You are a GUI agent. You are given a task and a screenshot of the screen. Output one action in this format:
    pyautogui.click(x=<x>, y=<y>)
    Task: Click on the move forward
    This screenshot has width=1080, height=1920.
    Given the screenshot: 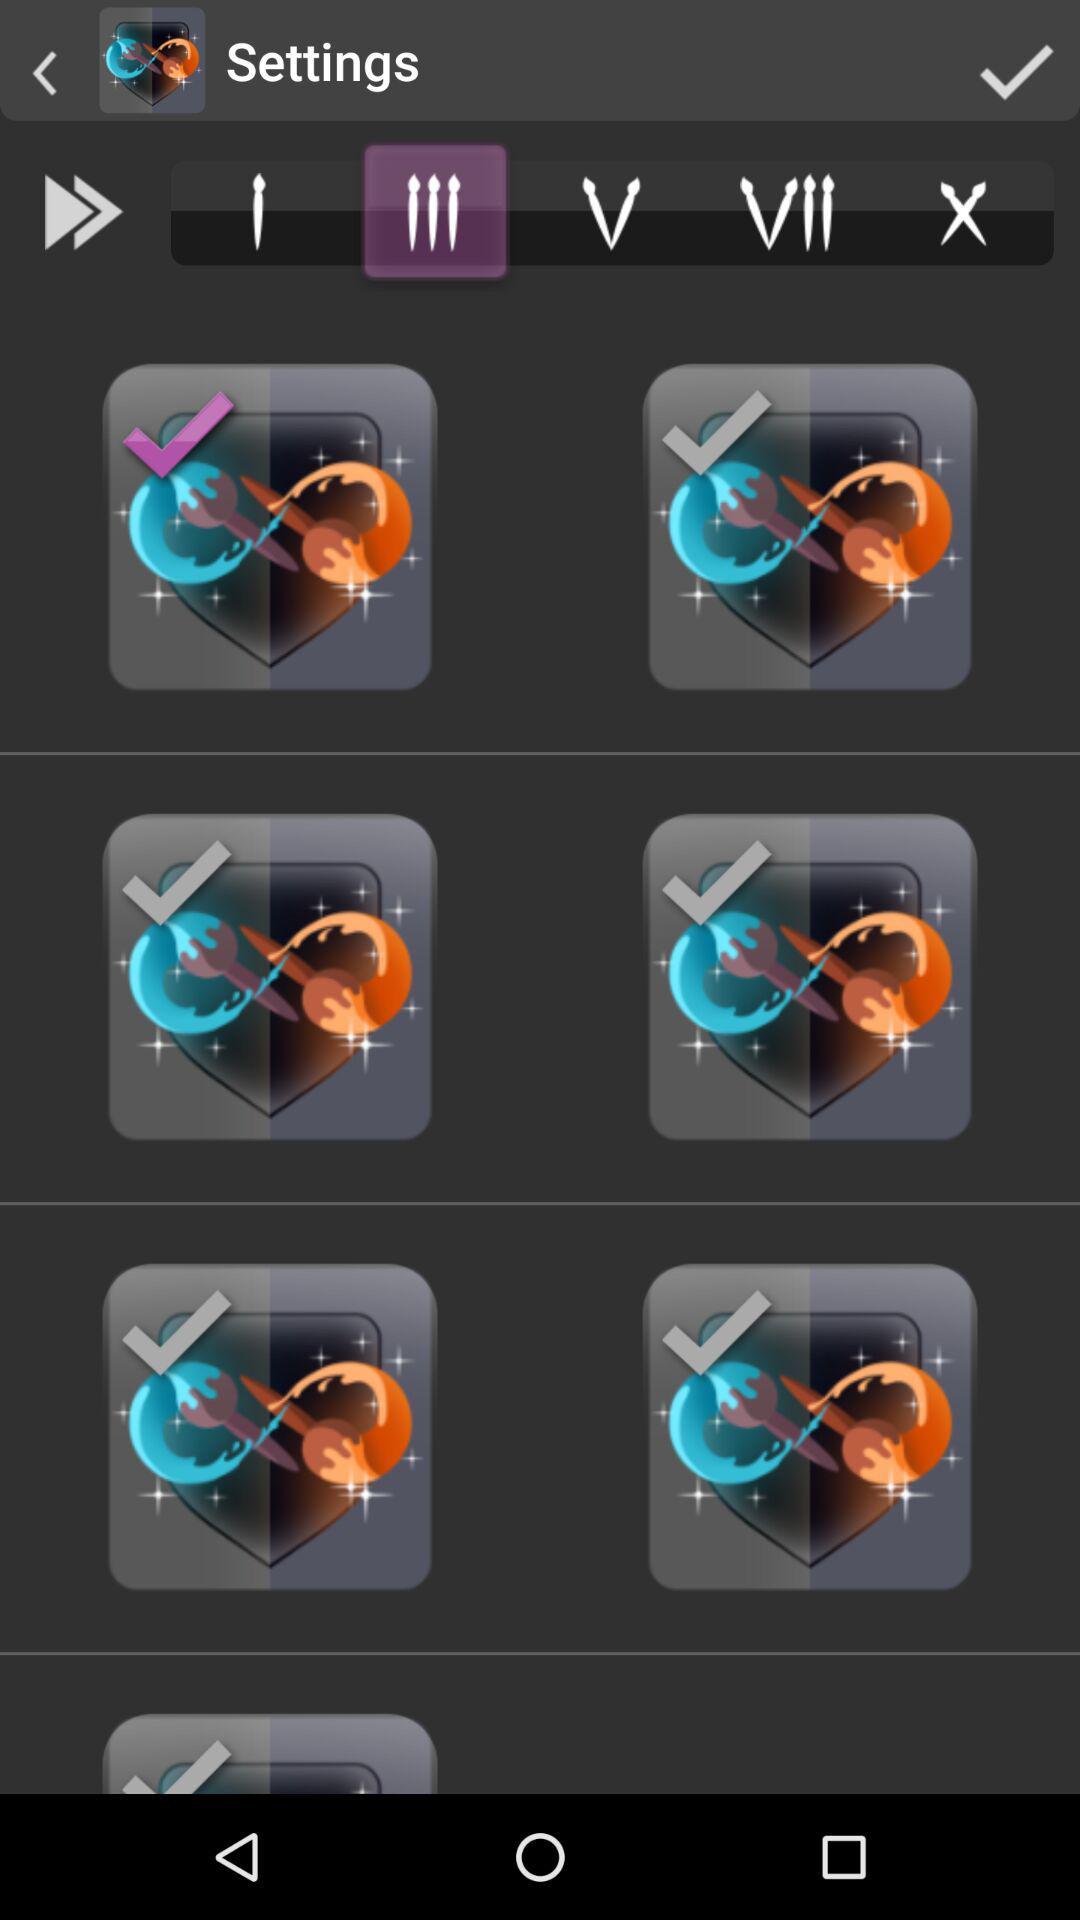 What is the action you would take?
    pyautogui.click(x=83, y=212)
    